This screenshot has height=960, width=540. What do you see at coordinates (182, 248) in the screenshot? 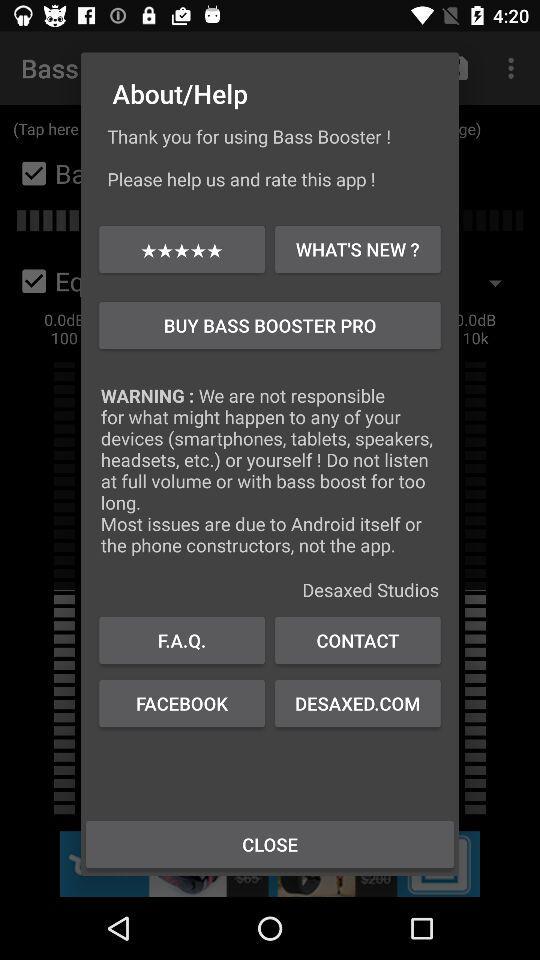
I see `icon next to what's new ? icon` at bounding box center [182, 248].